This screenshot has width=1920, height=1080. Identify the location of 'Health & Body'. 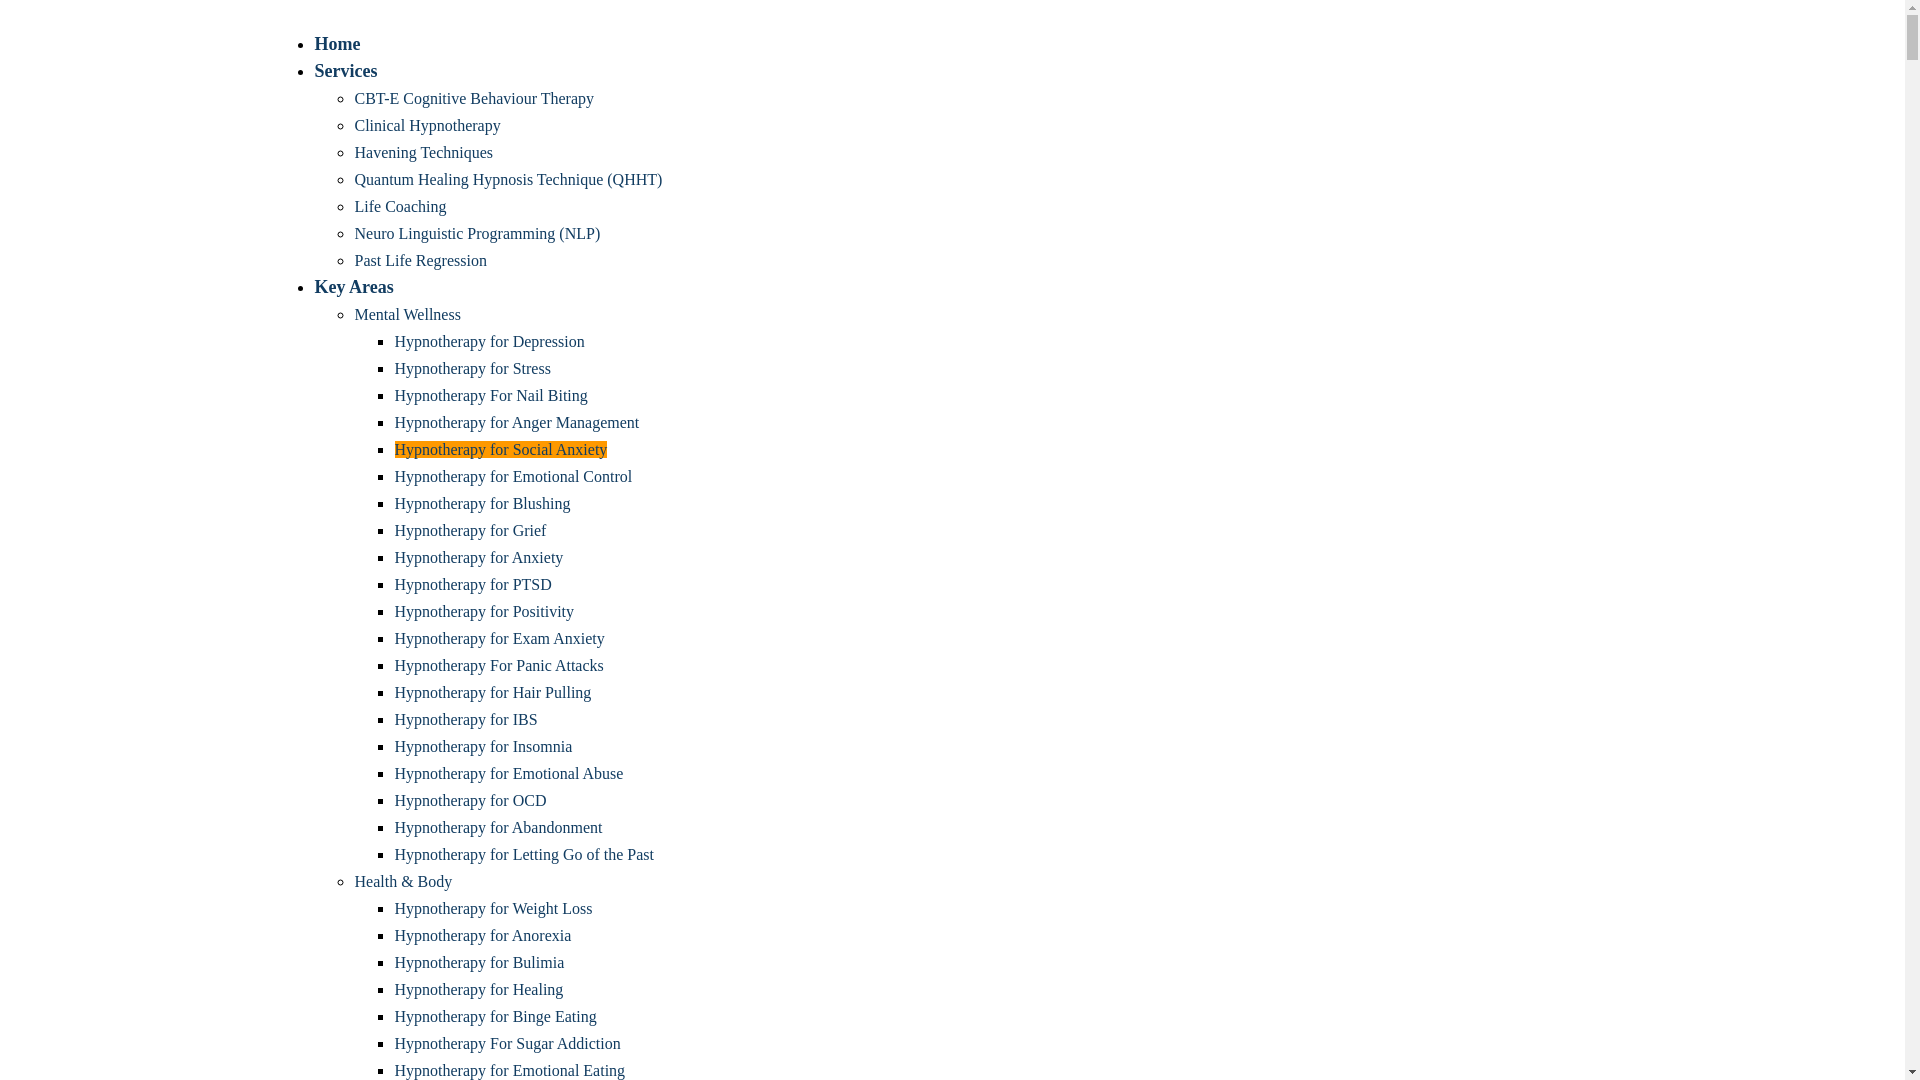
(402, 880).